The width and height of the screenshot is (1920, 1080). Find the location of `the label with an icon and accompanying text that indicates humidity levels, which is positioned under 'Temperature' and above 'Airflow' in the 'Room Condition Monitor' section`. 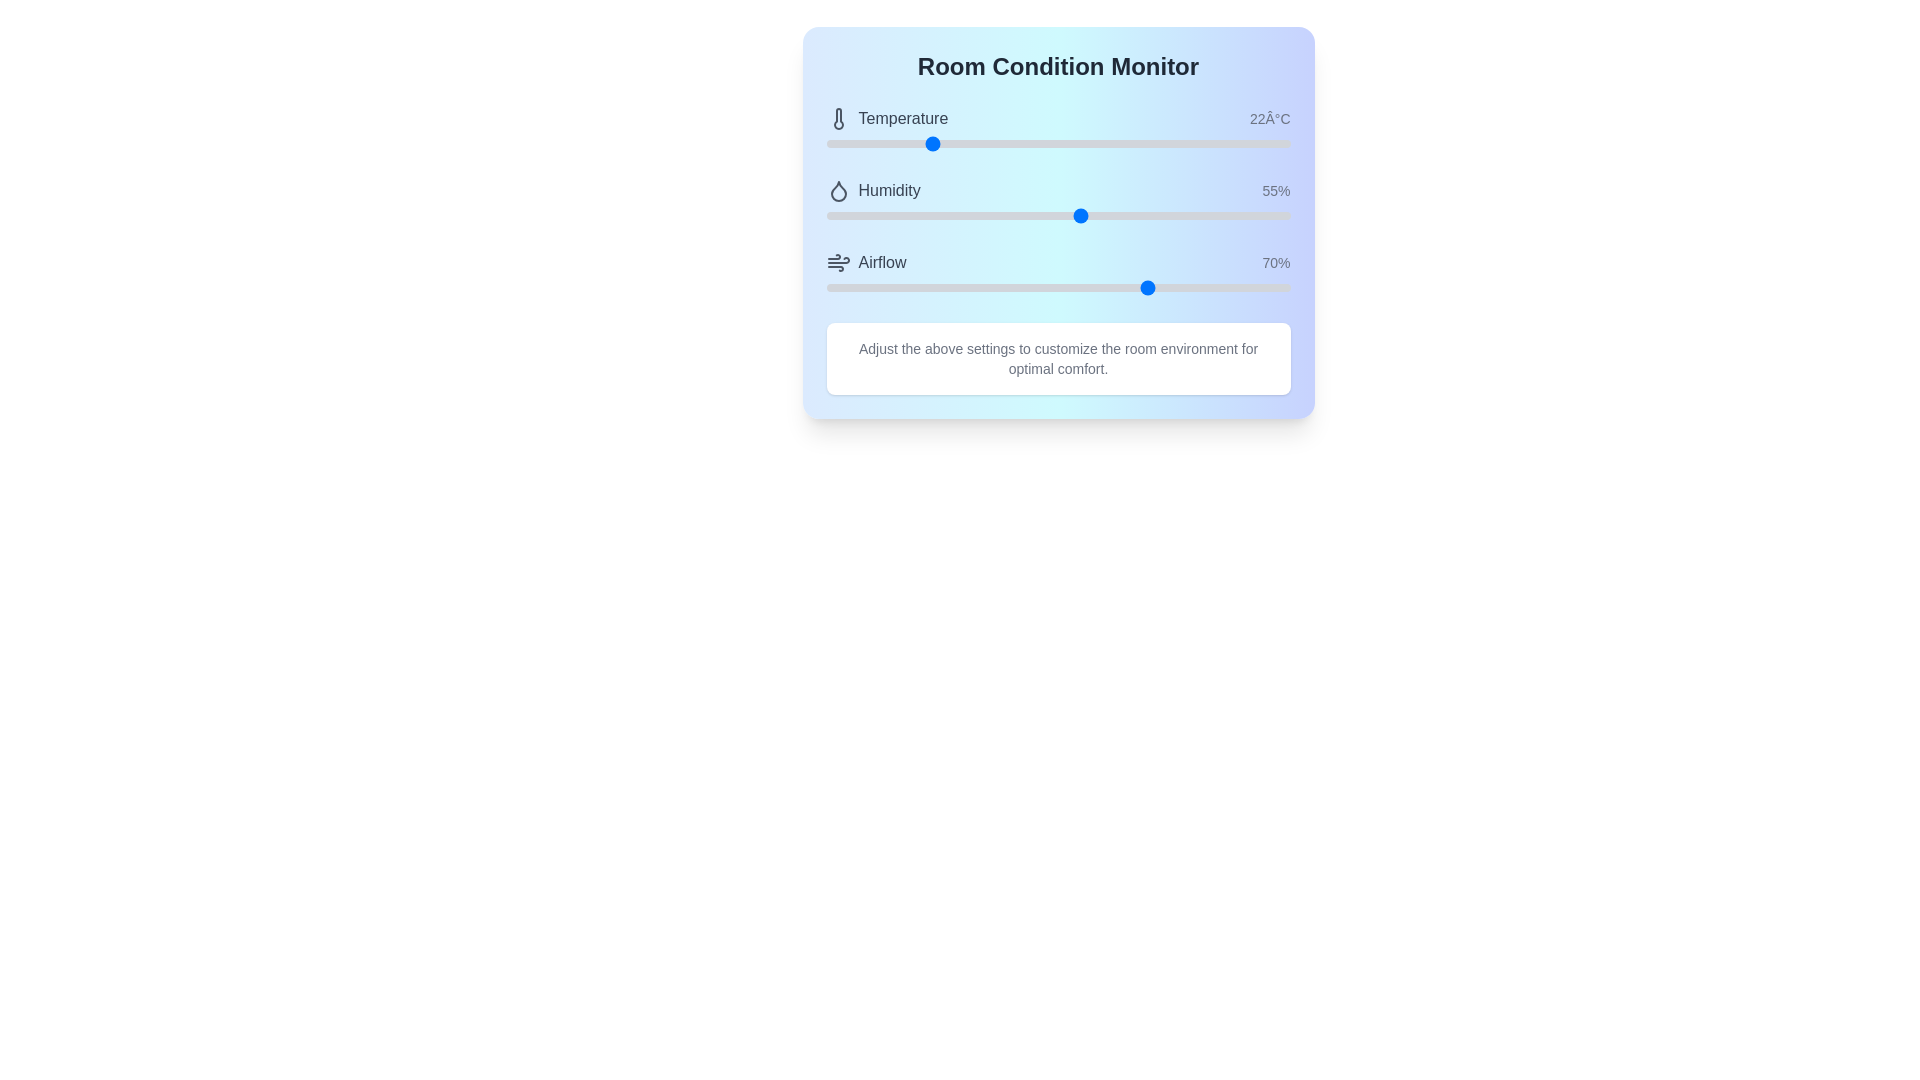

the label with an icon and accompanying text that indicates humidity levels, which is positioned under 'Temperature' and above 'Airflow' in the 'Room Condition Monitor' section is located at coordinates (873, 191).